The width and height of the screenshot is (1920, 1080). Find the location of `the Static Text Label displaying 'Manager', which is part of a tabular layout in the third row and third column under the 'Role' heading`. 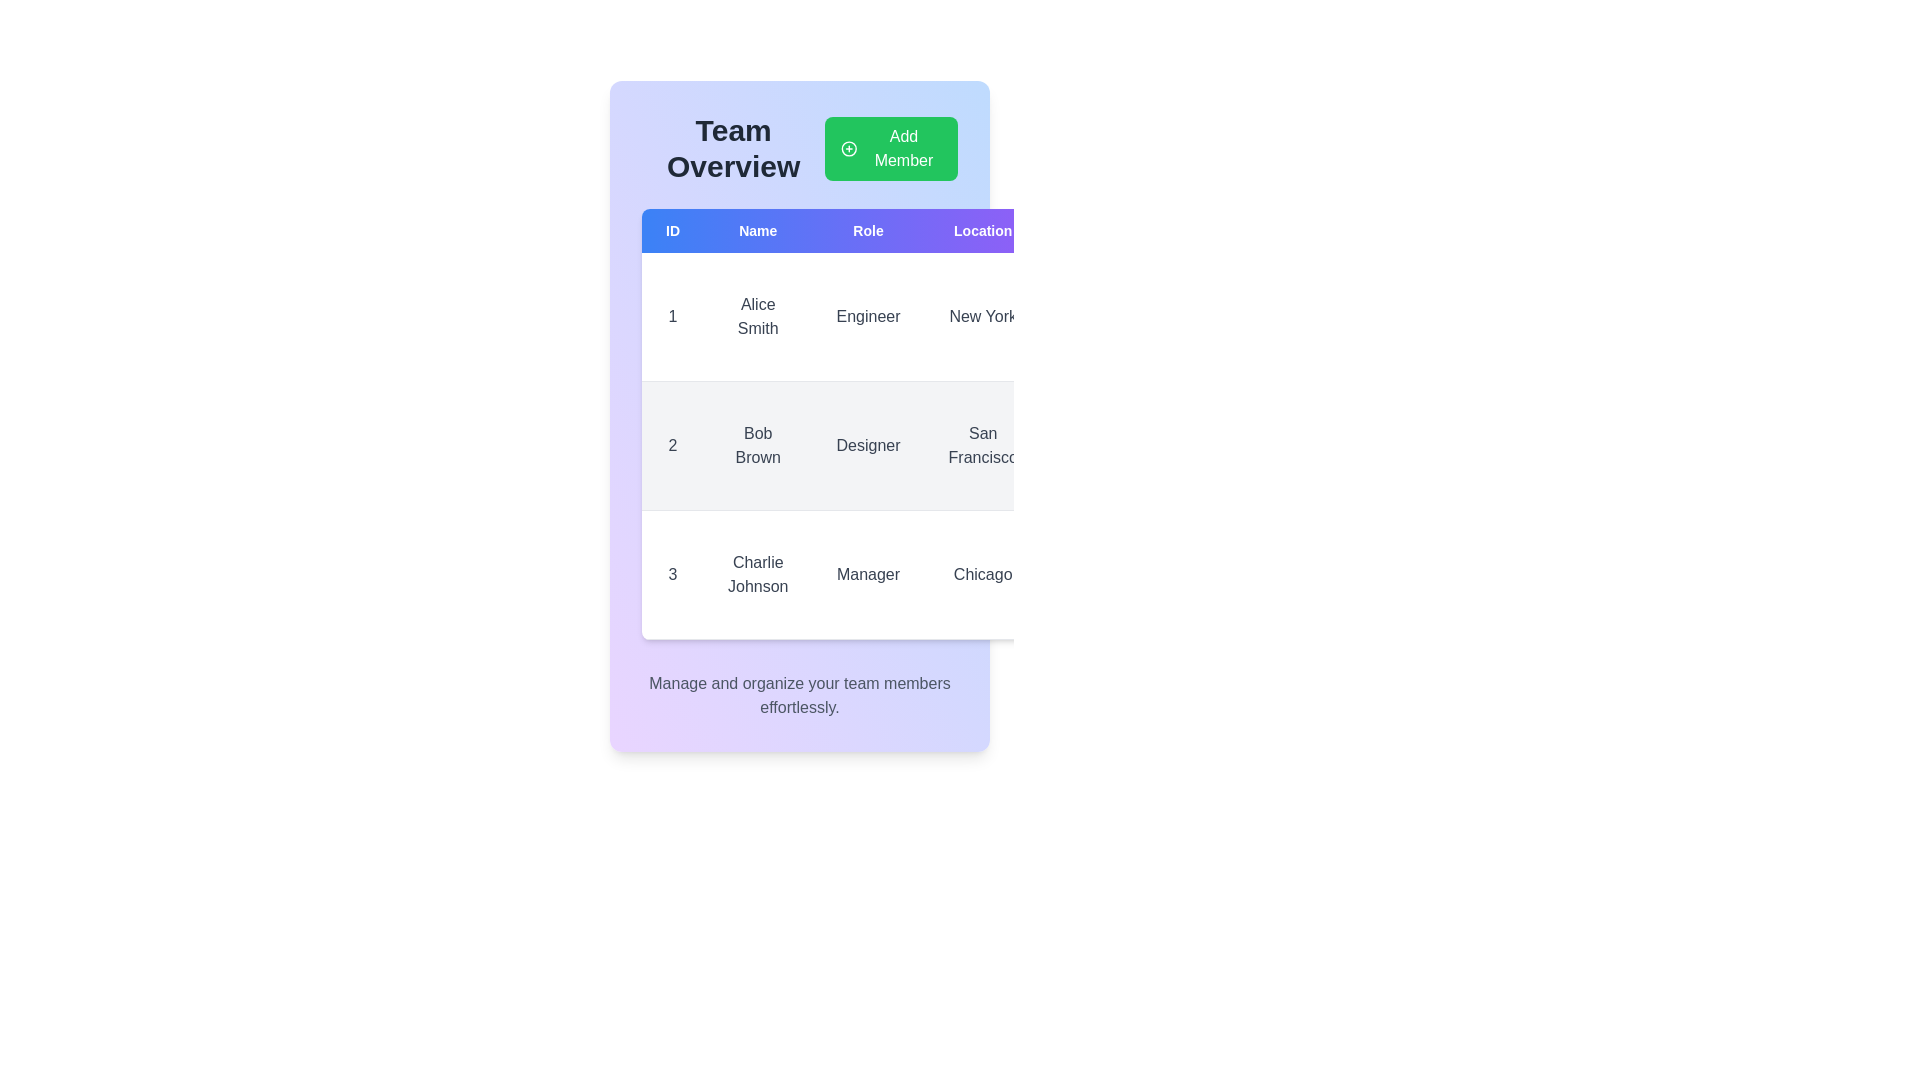

the Static Text Label displaying 'Manager', which is part of a tabular layout in the third row and third column under the 'Role' heading is located at coordinates (868, 574).